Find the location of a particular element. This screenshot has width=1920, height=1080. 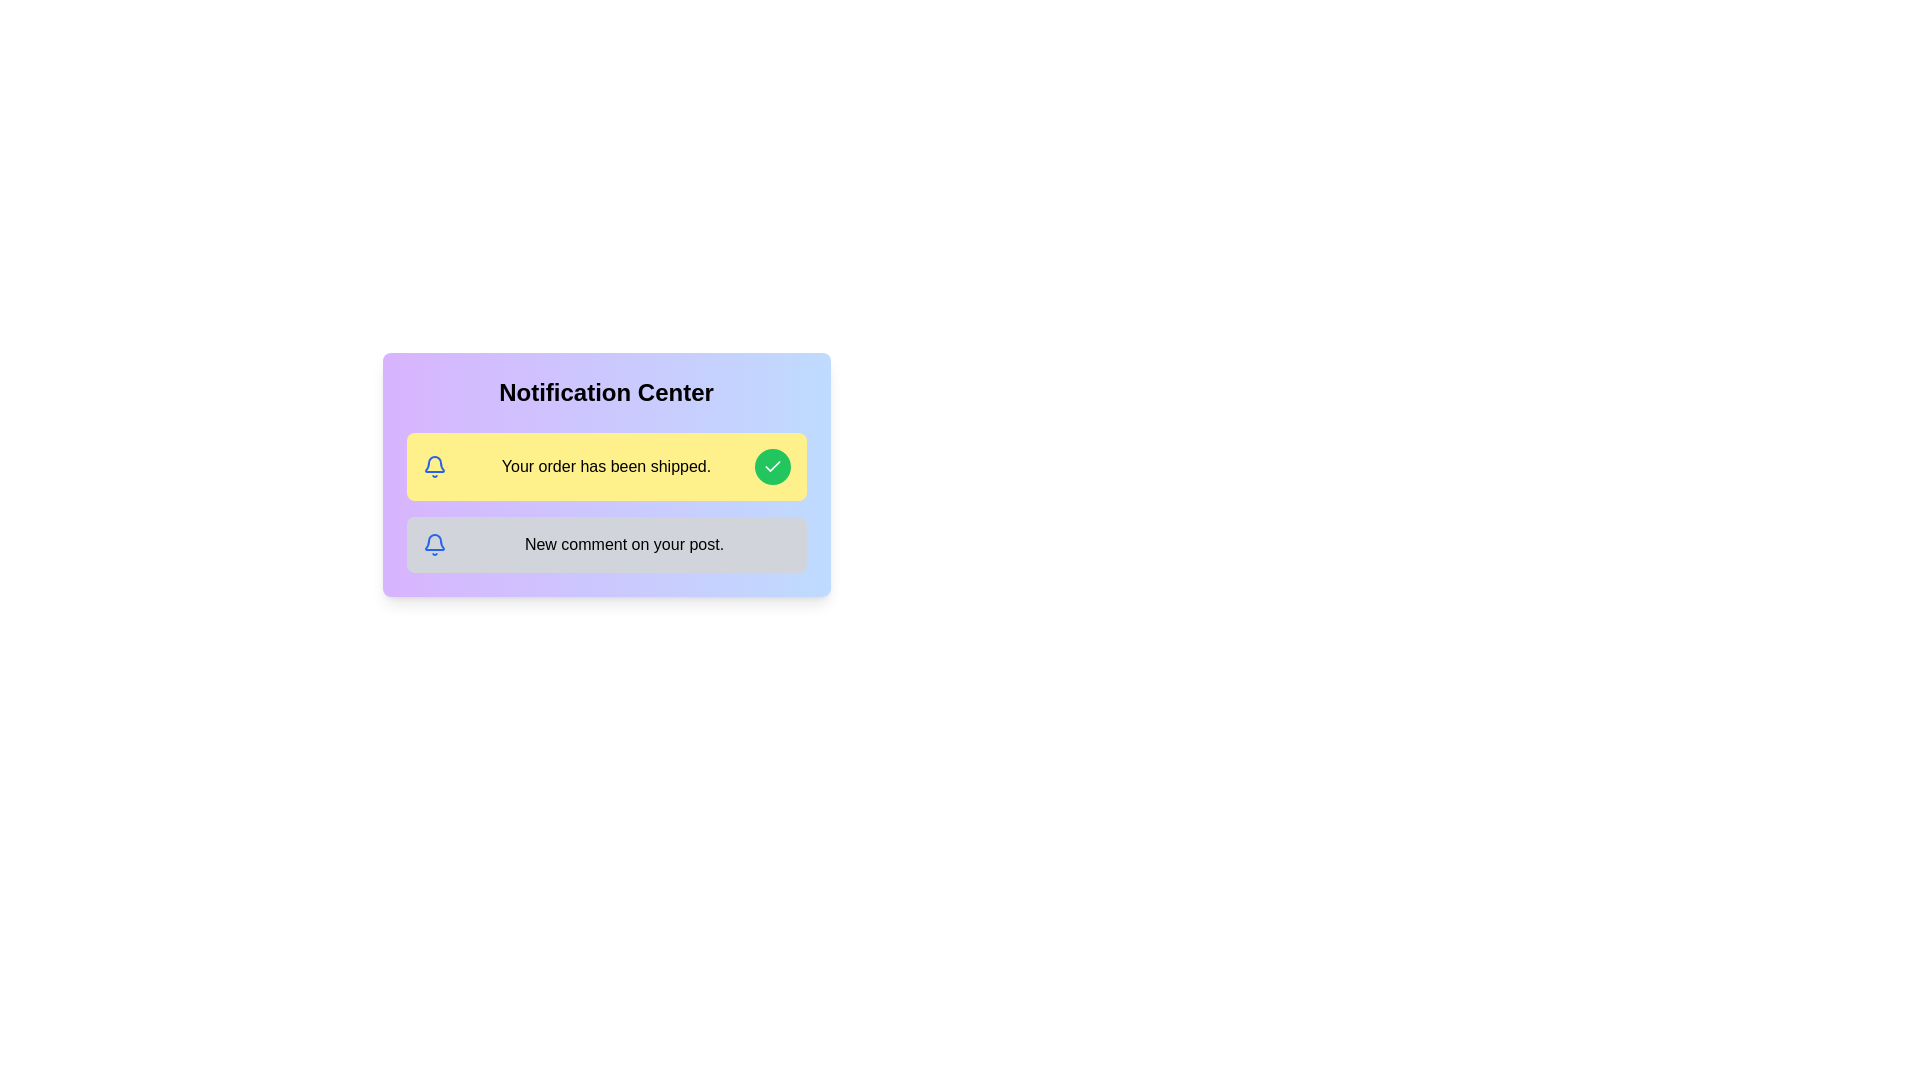

text content of the notification label displaying 'New comment on your post.' which is part of the notification card in the Notification Center is located at coordinates (623, 544).